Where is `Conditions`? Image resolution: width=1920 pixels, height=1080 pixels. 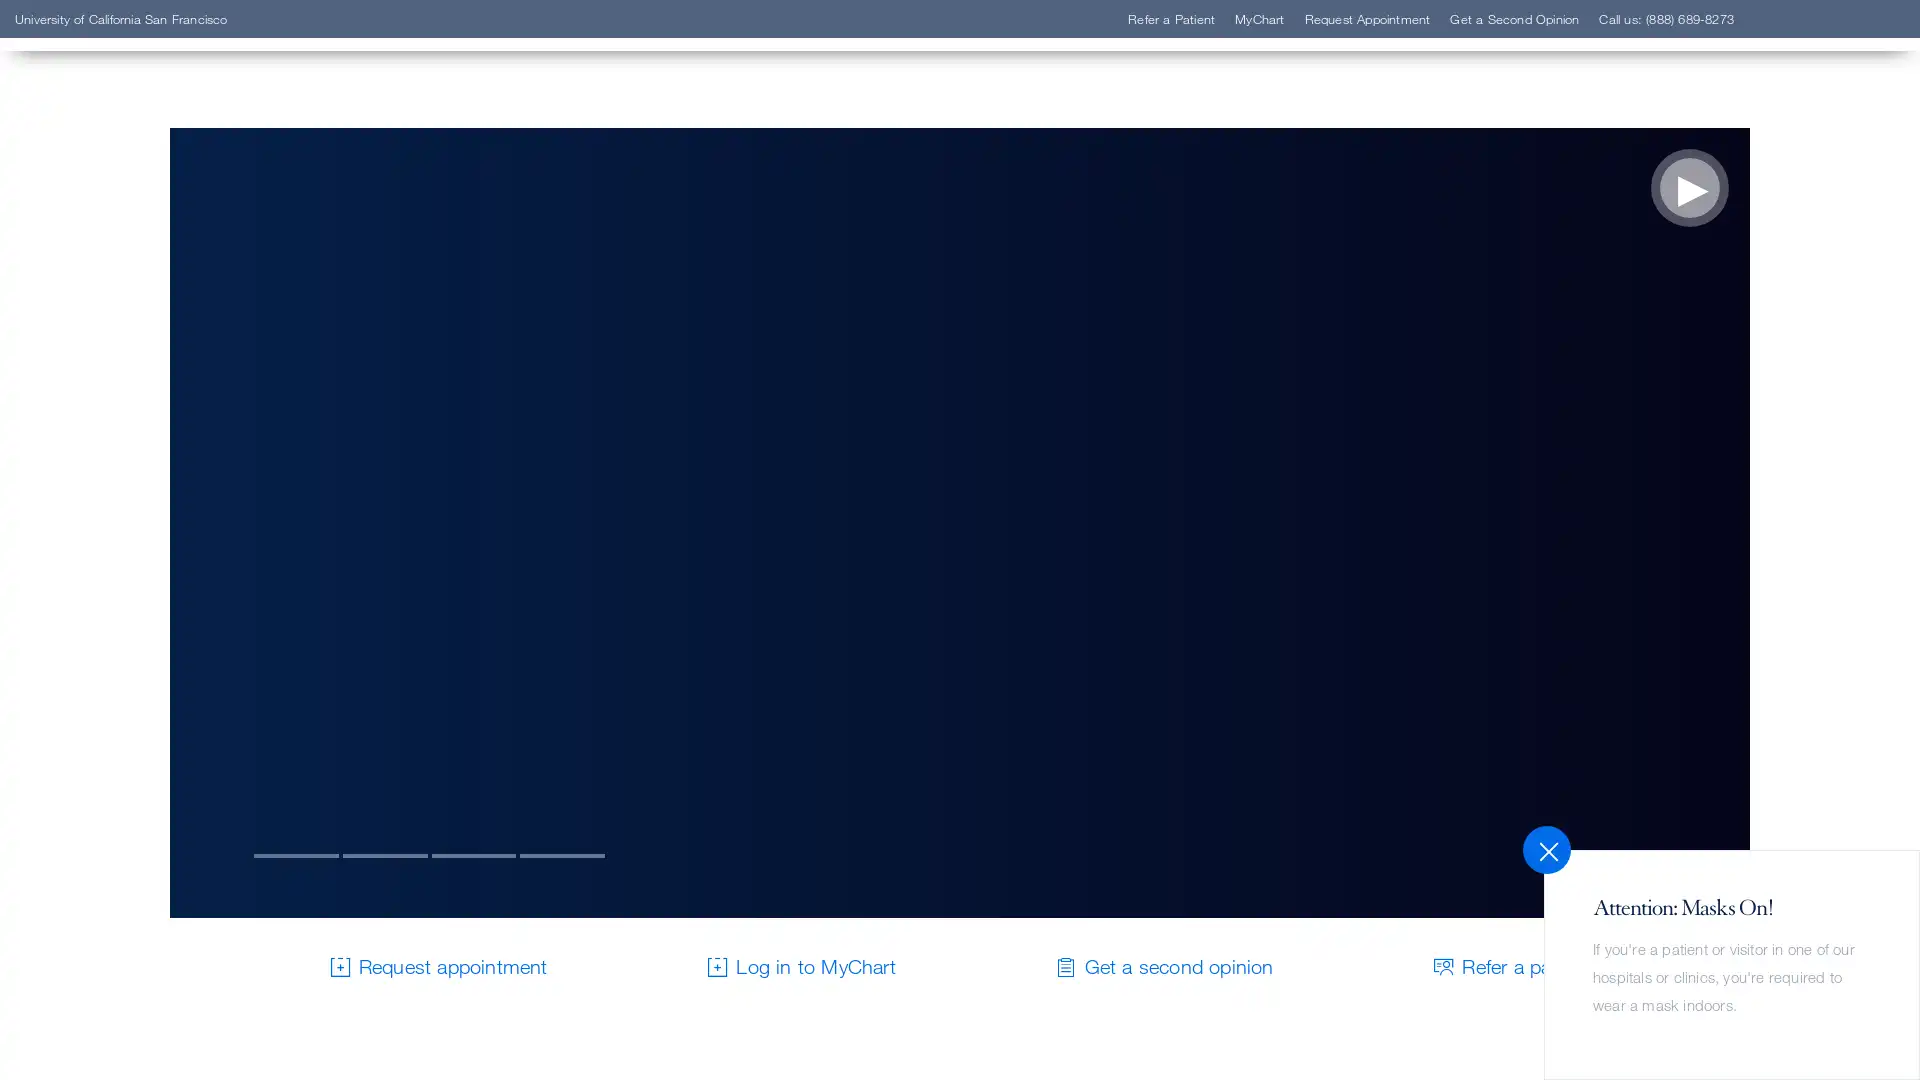
Conditions is located at coordinates (126, 385).